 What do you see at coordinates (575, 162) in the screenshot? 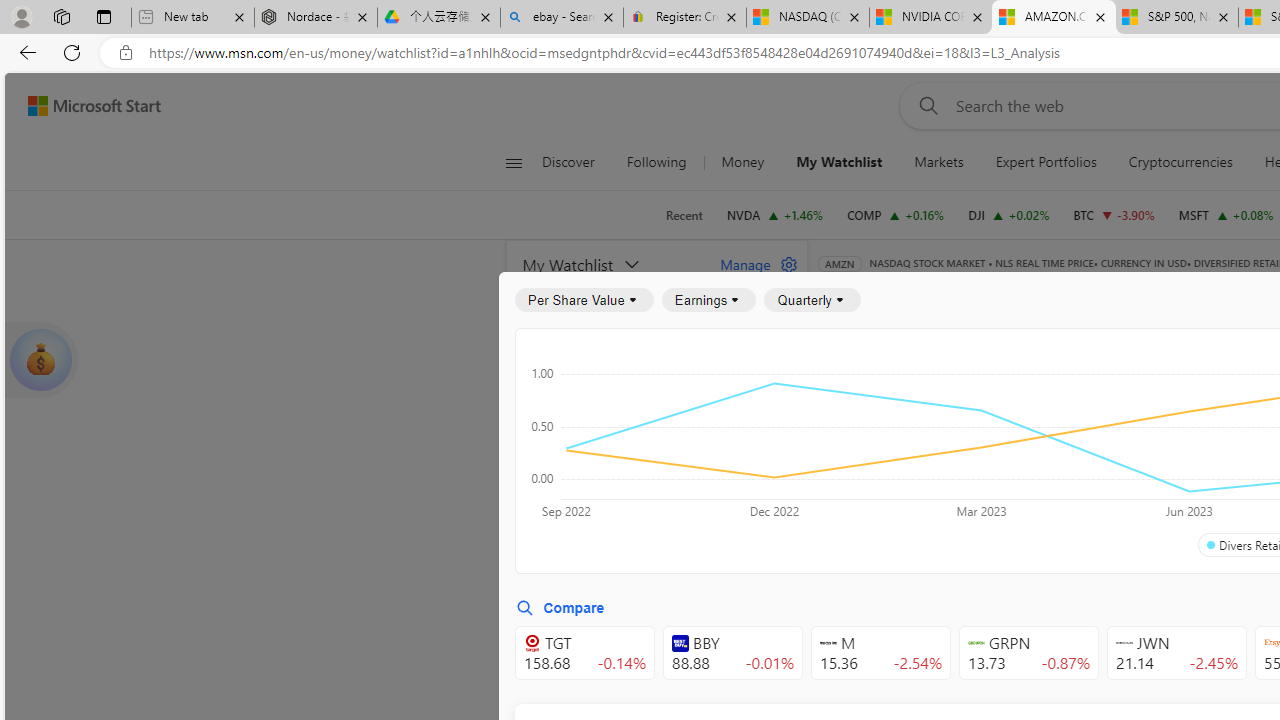
I see `'Discover'` at bounding box center [575, 162].